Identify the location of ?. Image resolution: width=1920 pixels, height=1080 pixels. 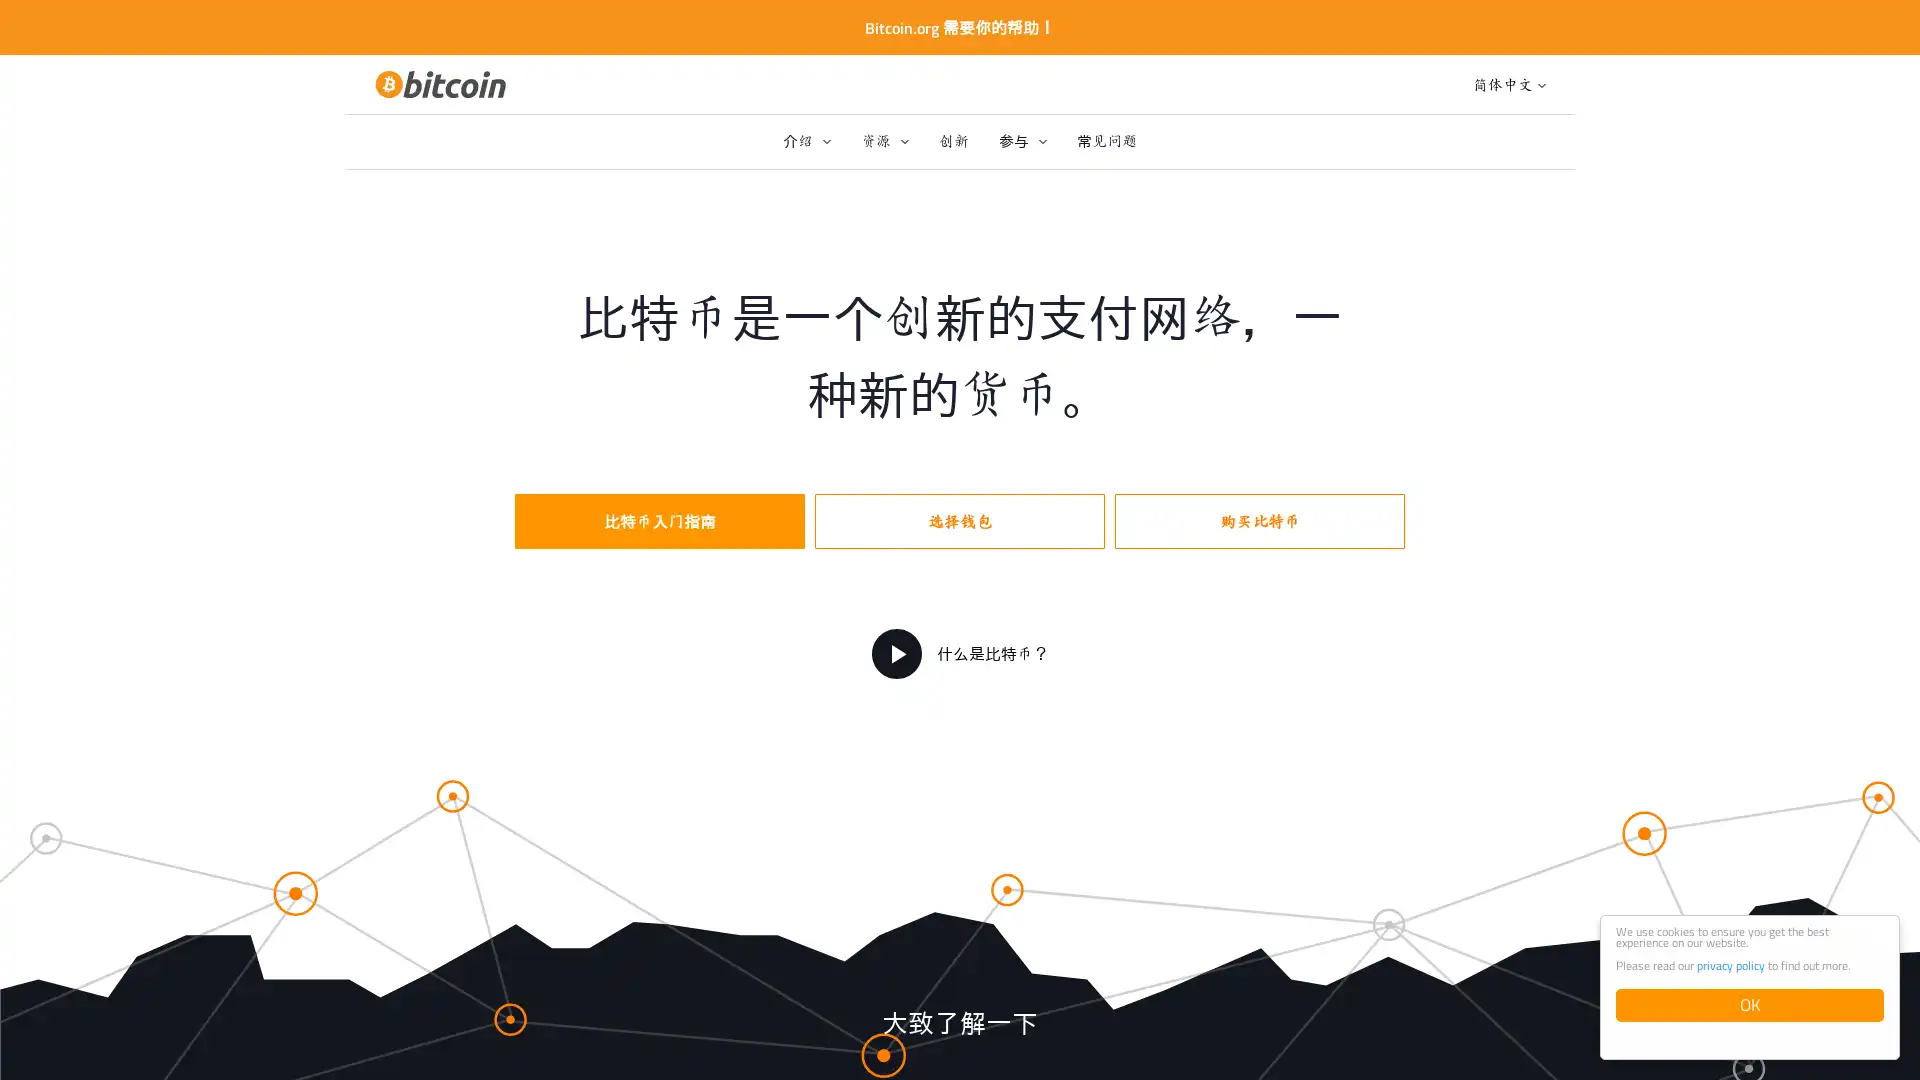
(958, 654).